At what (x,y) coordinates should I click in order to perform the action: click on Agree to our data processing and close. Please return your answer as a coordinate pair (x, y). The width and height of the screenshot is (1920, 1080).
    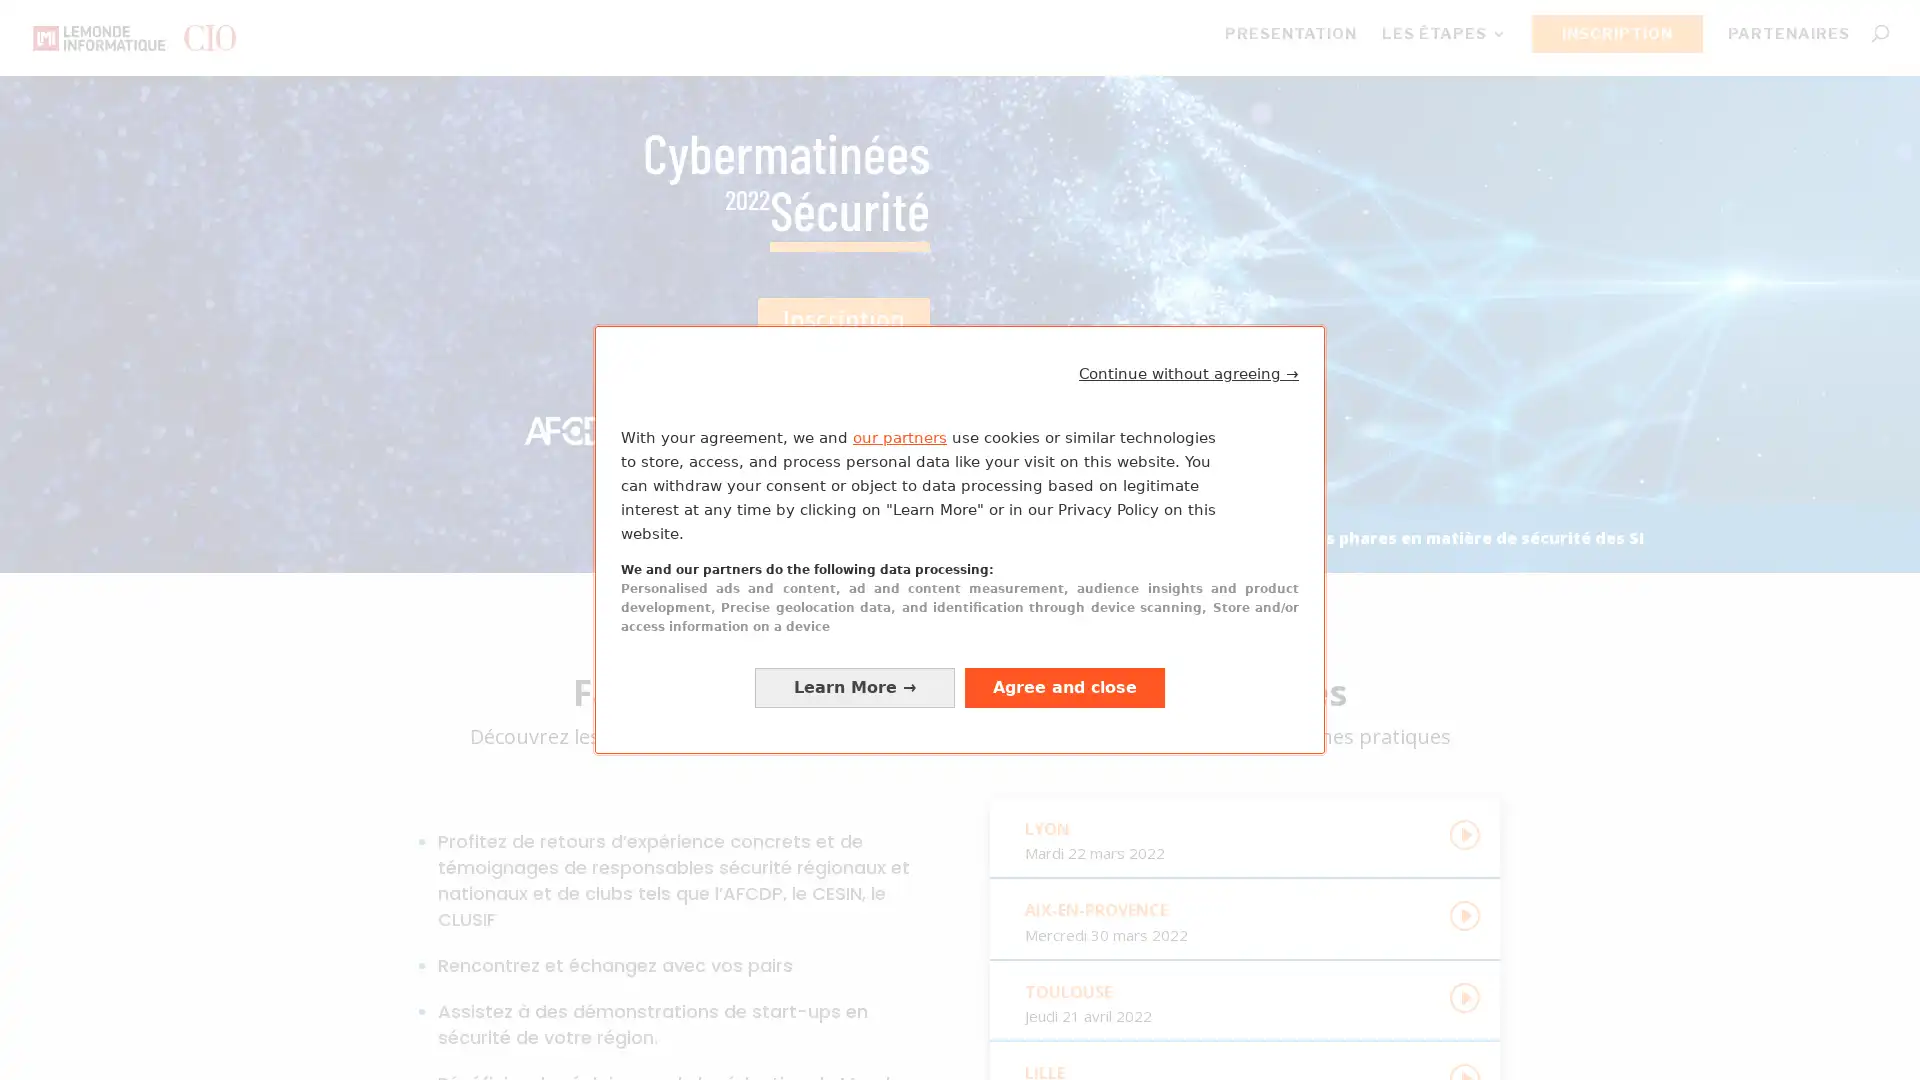
    Looking at the image, I should click on (1064, 686).